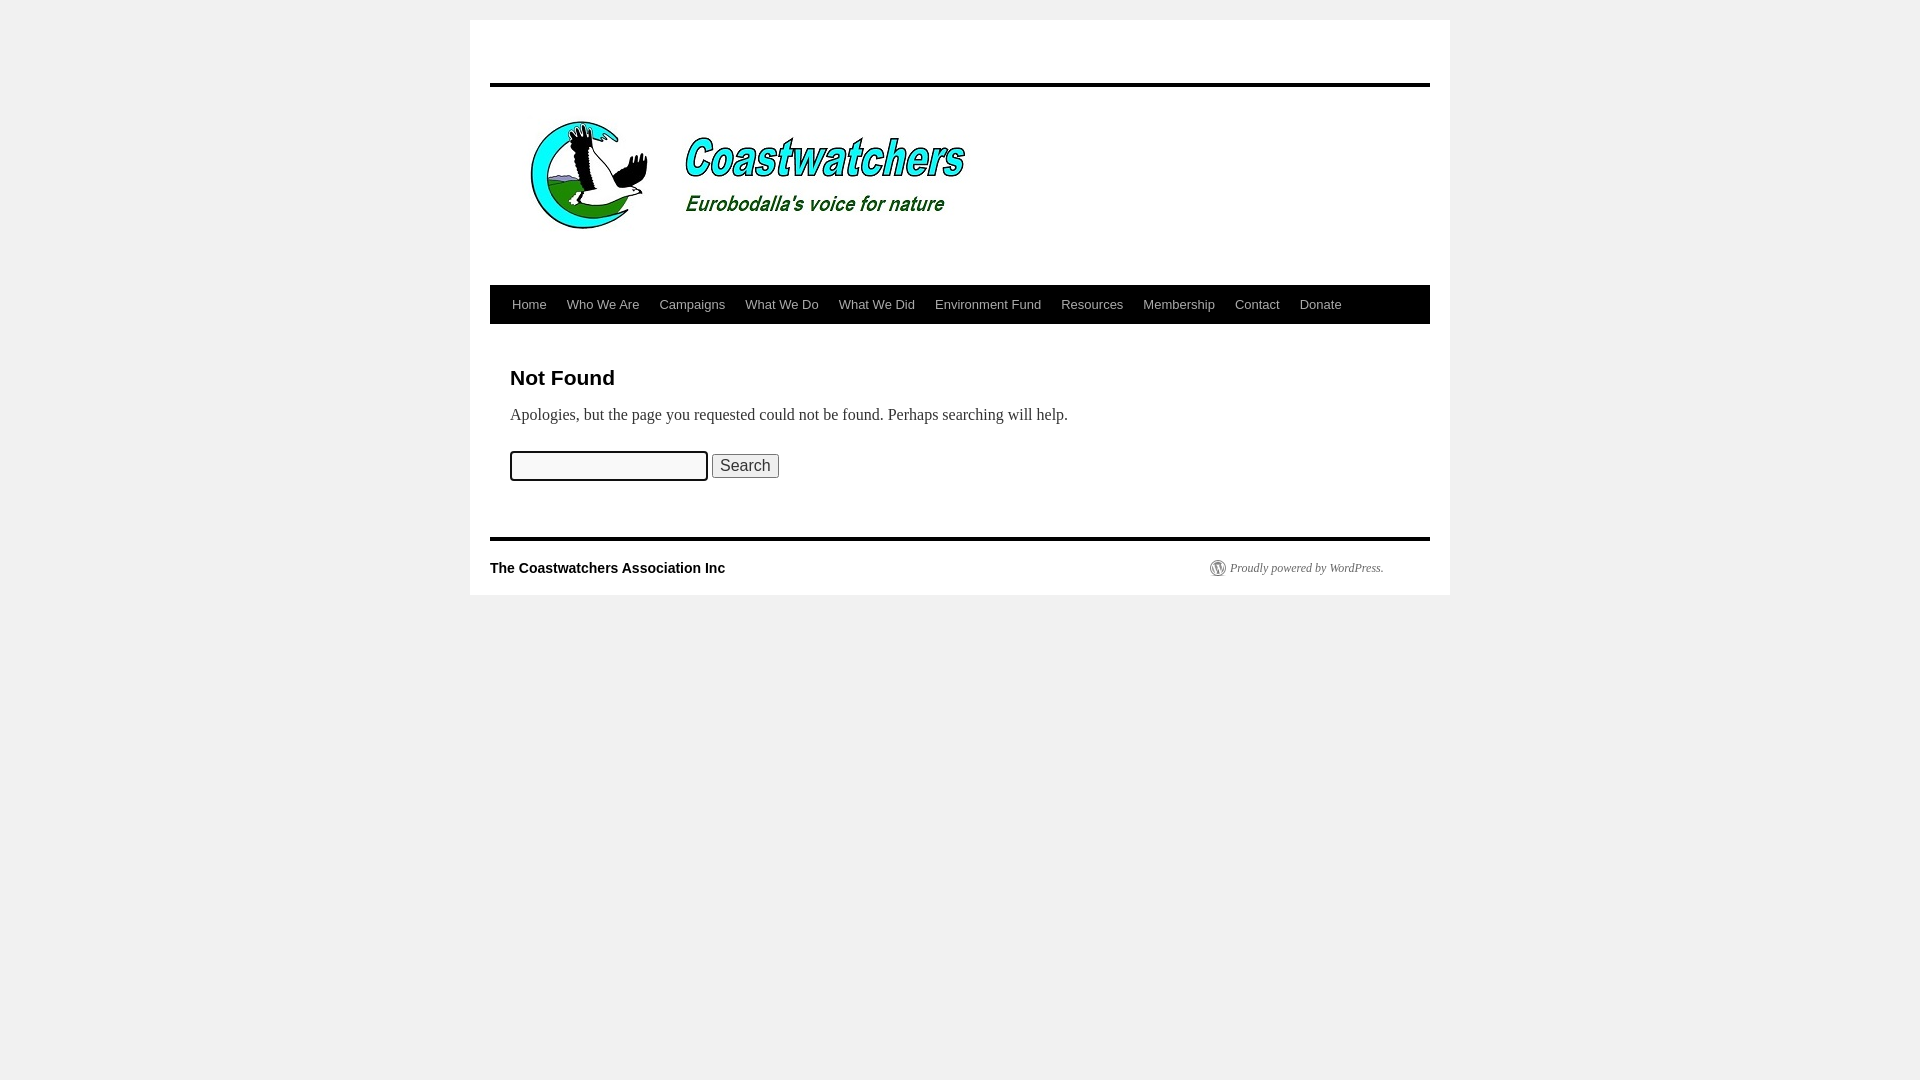 The image size is (1920, 1080). Describe the element at coordinates (1296, 567) in the screenshot. I see `'Proudly powered by WordPress.'` at that location.